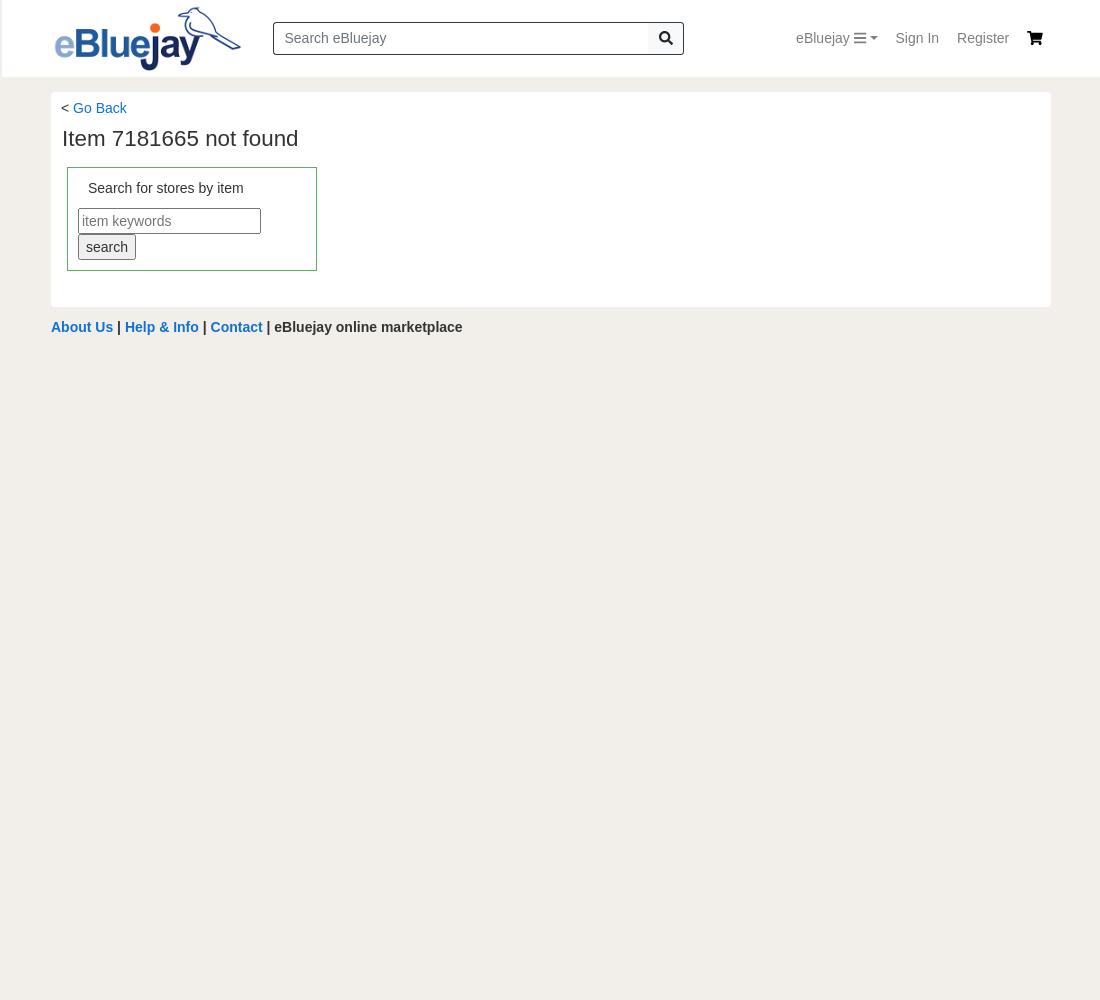 Image resolution: width=1100 pixels, height=1000 pixels. What do you see at coordinates (235, 325) in the screenshot?
I see `'Contact'` at bounding box center [235, 325].